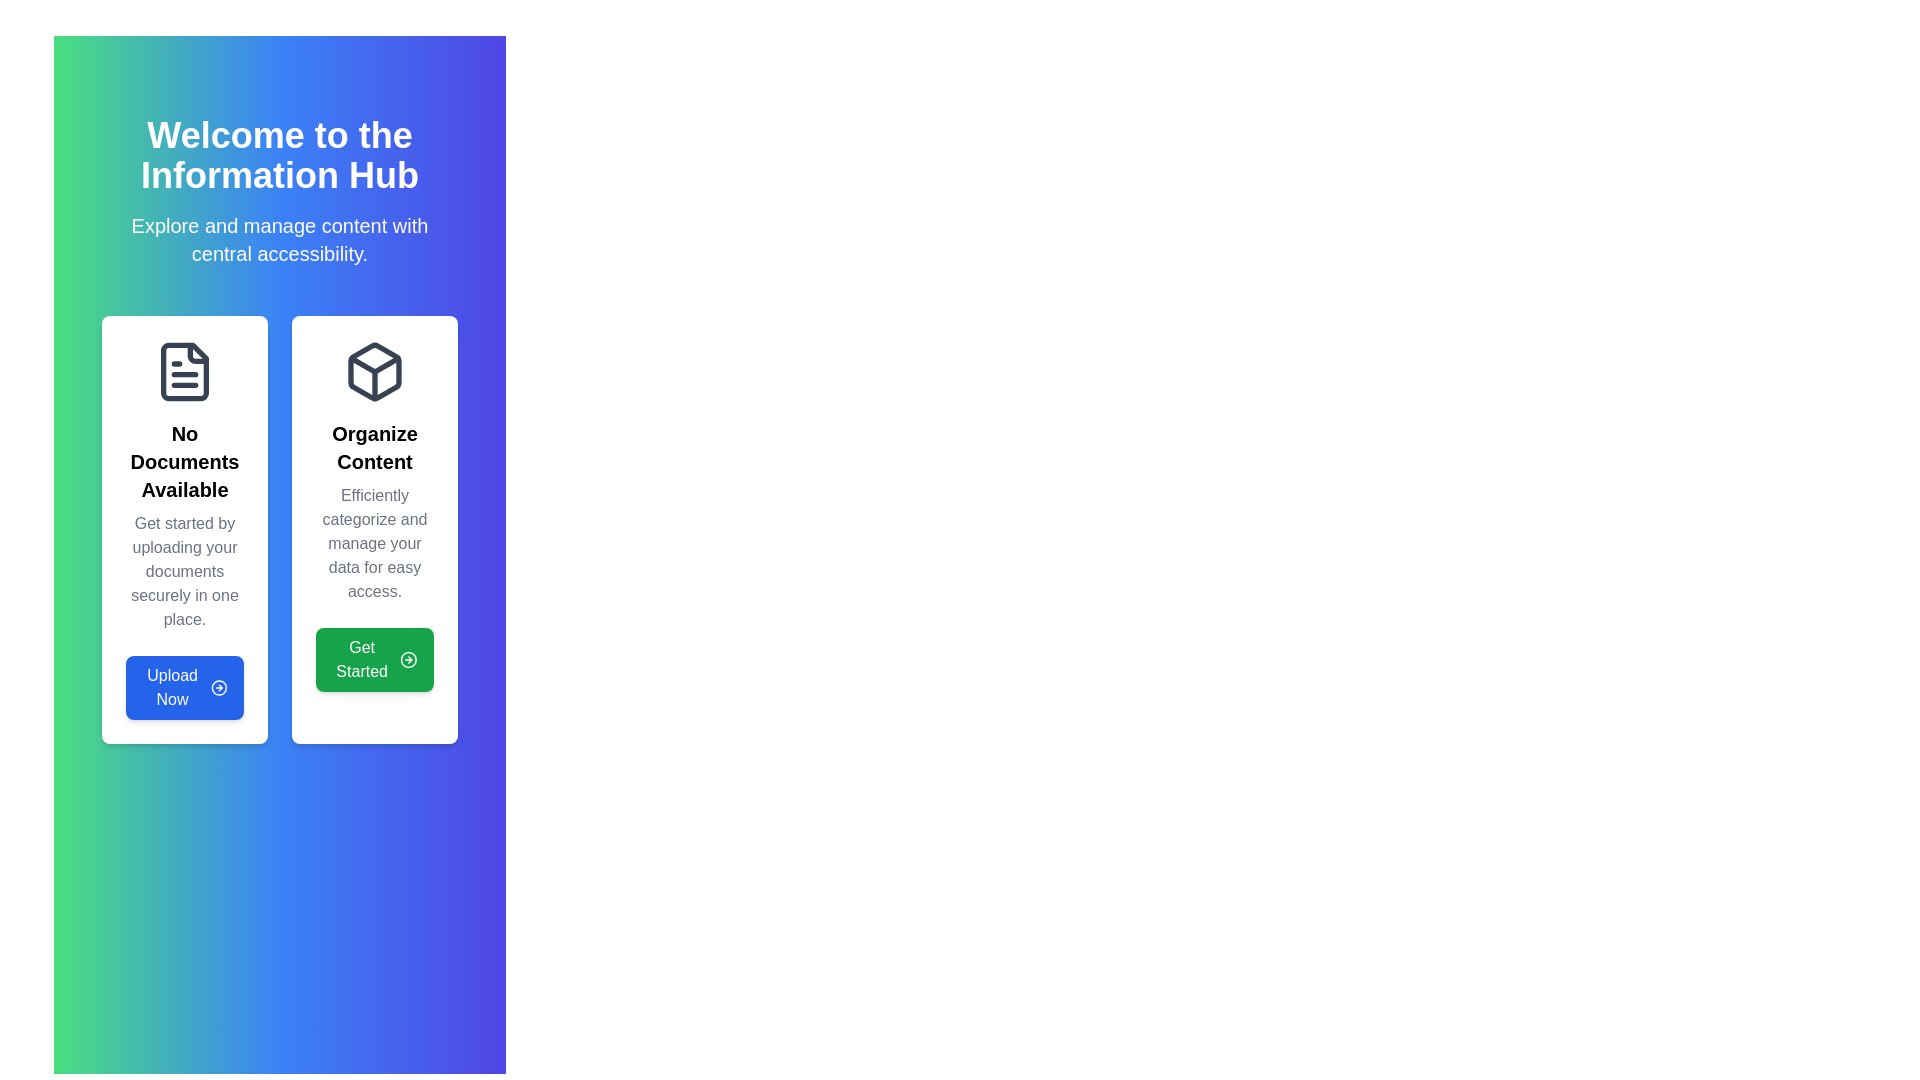 The width and height of the screenshot is (1920, 1080). Describe the element at coordinates (185, 371) in the screenshot. I see `the 'No Documents Available' SVG graphic element, which is centrally located in the left column of two side-by-side cards, above the text 'No Documents Available'` at that location.